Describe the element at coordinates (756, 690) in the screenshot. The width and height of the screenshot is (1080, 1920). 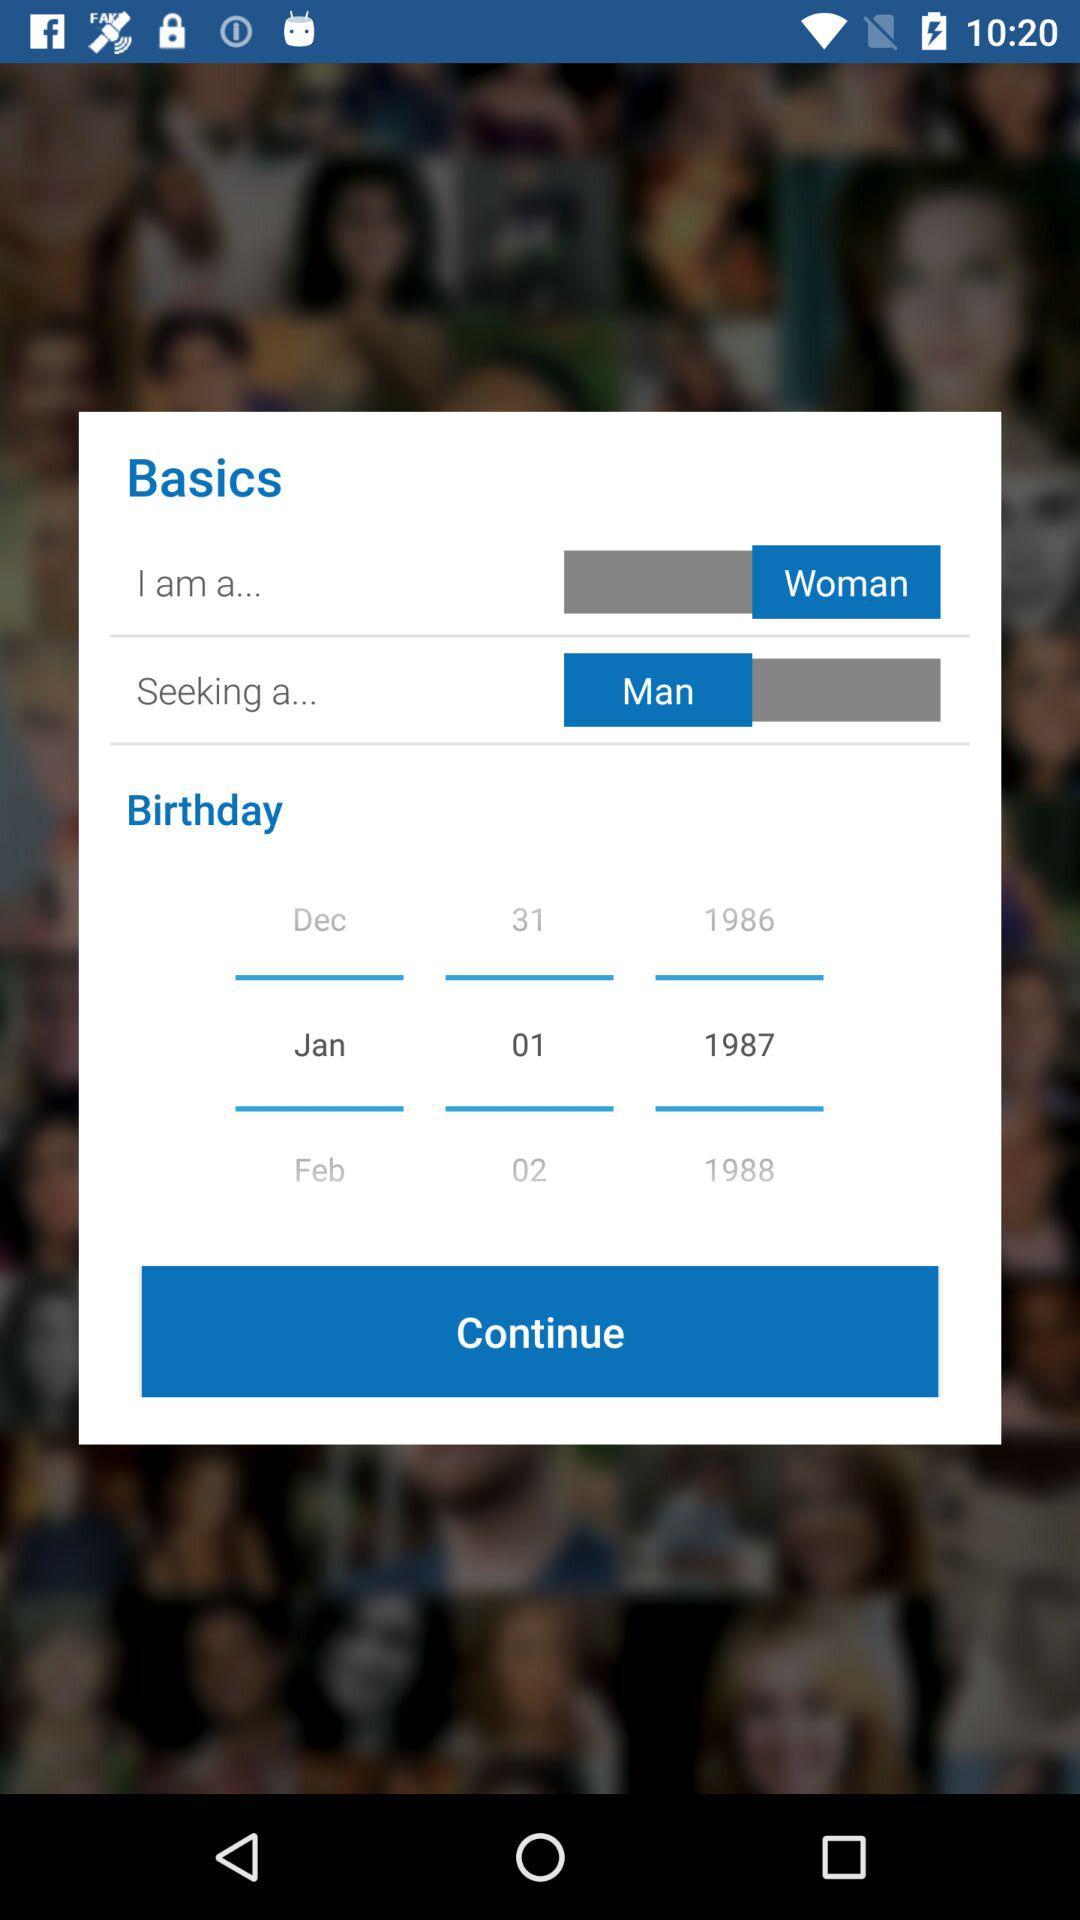
I see `address page` at that location.